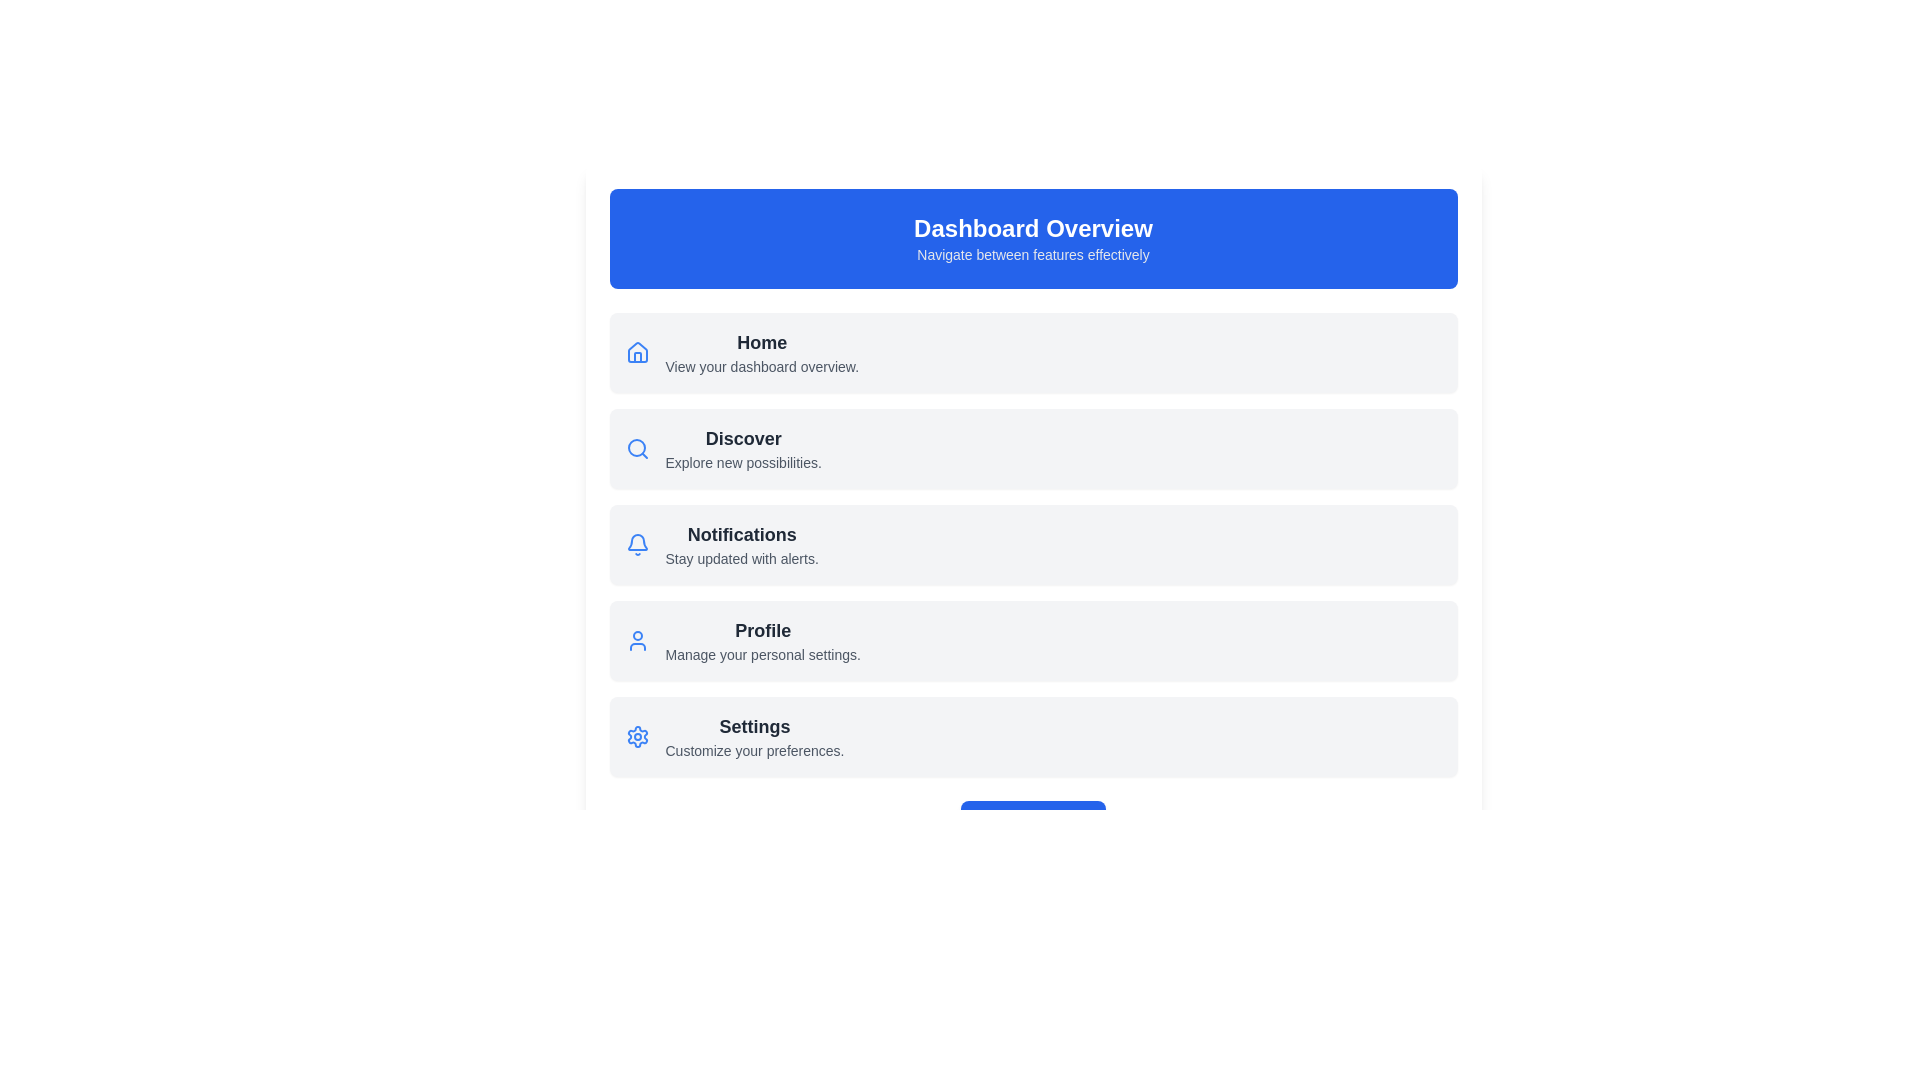 The width and height of the screenshot is (1920, 1080). Describe the element at coordinates (753, 751) in the screenshot. I see `the text label that provides a description for the 'Settings' section, located directly below the bold heading 'Settings'` at that location.